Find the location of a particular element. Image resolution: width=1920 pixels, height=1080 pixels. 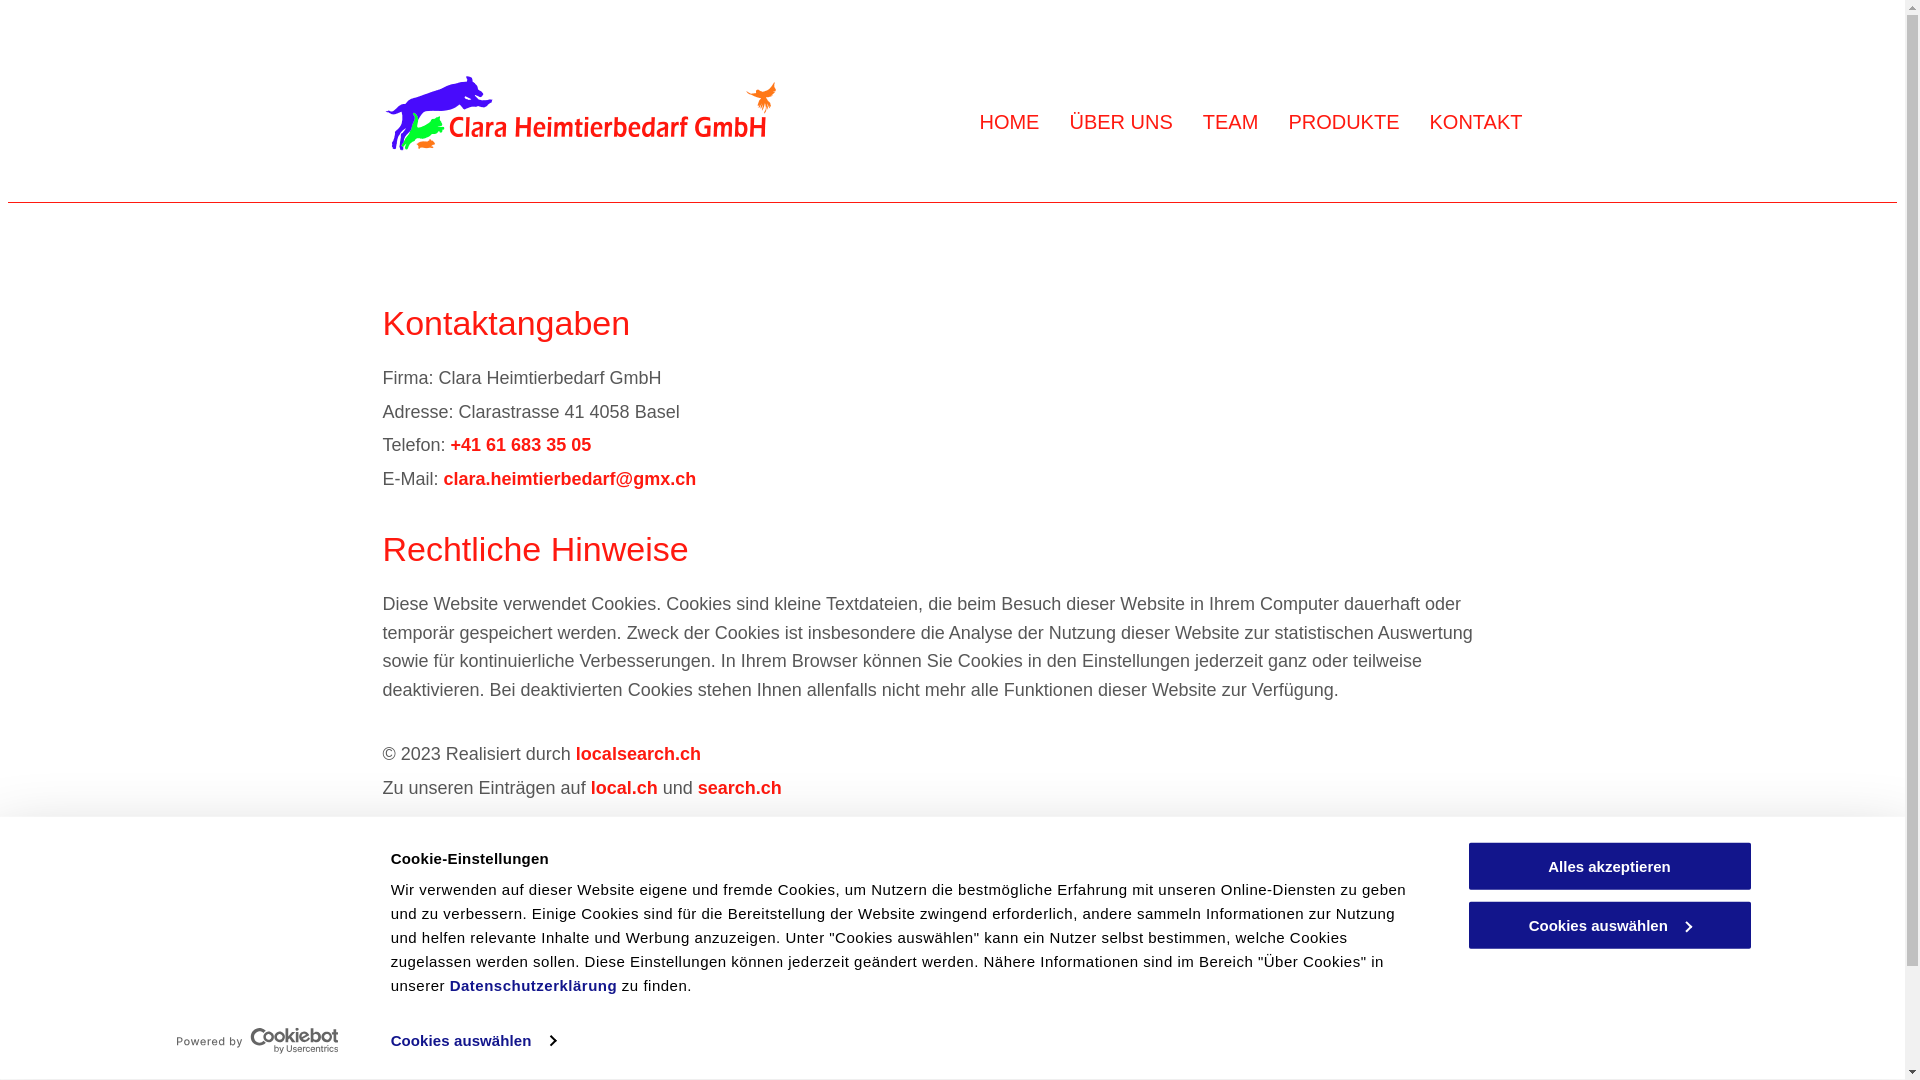

'TEAM' is located at coordinates (1229, 123).